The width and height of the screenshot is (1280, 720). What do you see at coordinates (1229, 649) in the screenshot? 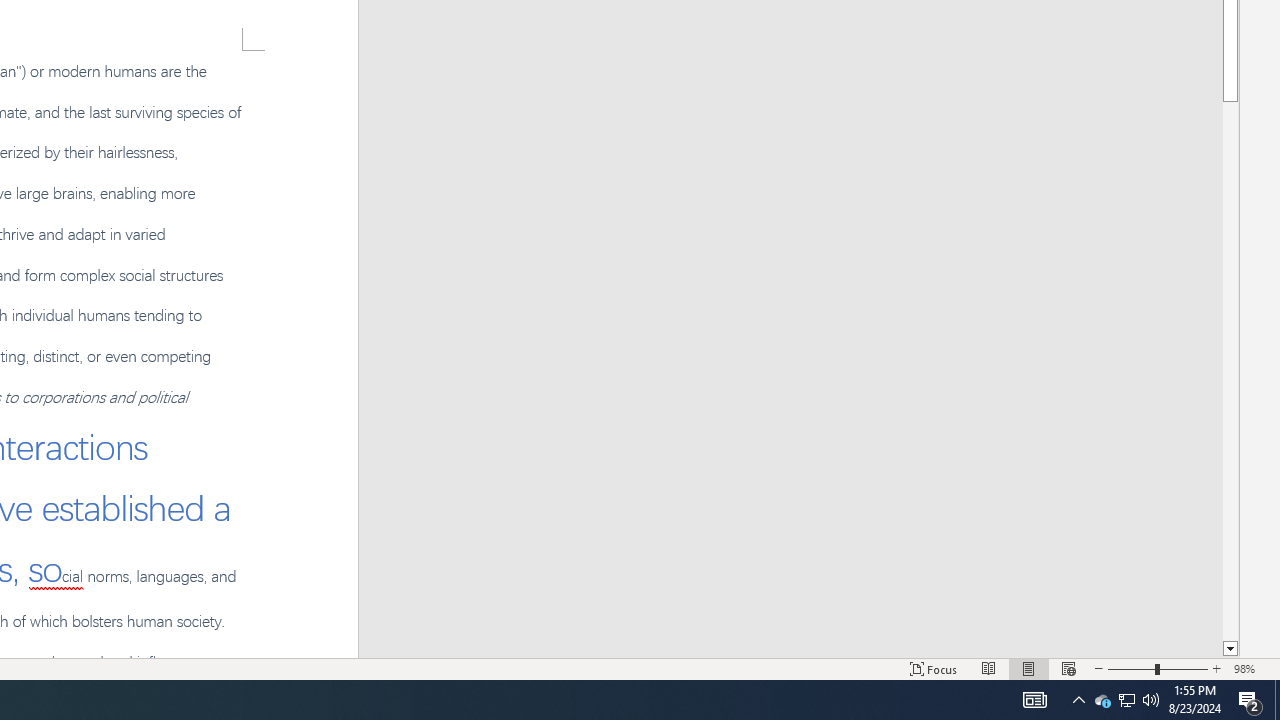
I see `'Line down'` at bounding box center [1229, 649].